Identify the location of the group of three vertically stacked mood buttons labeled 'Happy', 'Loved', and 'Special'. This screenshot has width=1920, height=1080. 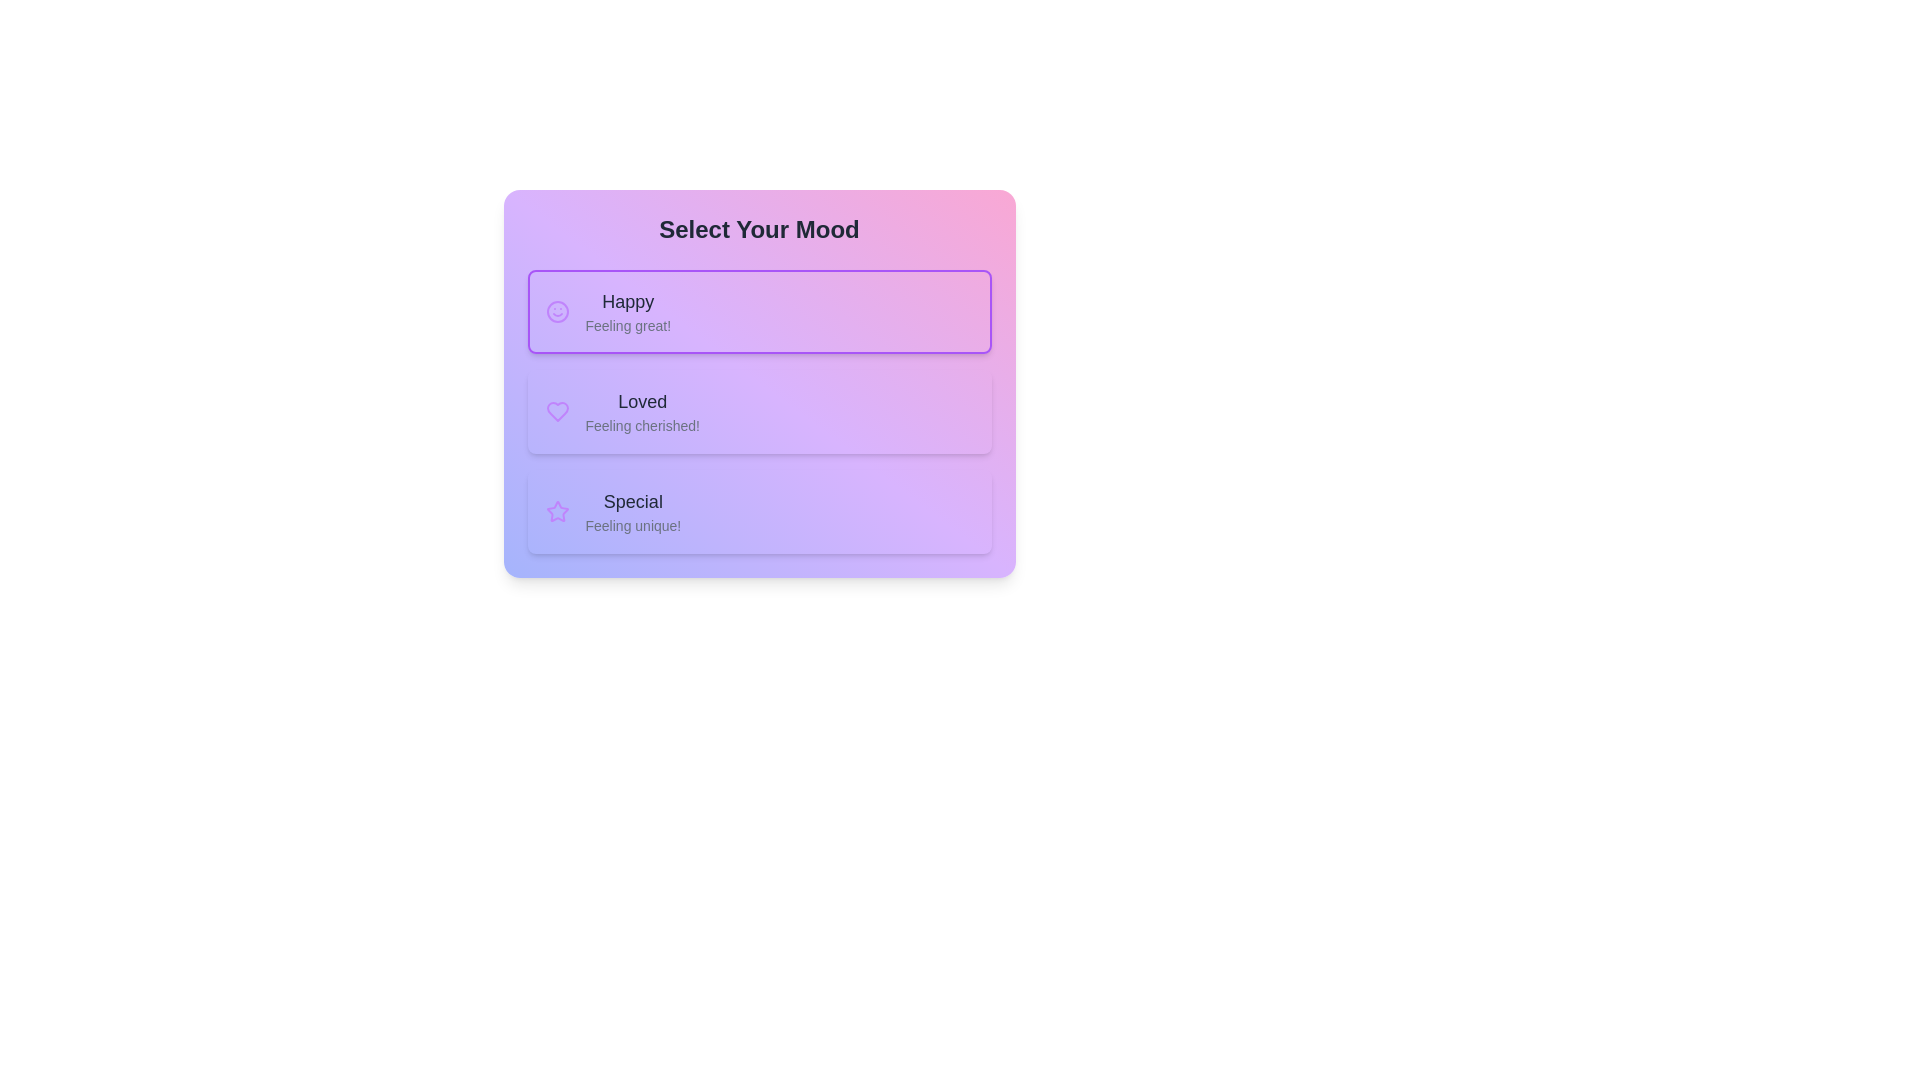
(758, 411).